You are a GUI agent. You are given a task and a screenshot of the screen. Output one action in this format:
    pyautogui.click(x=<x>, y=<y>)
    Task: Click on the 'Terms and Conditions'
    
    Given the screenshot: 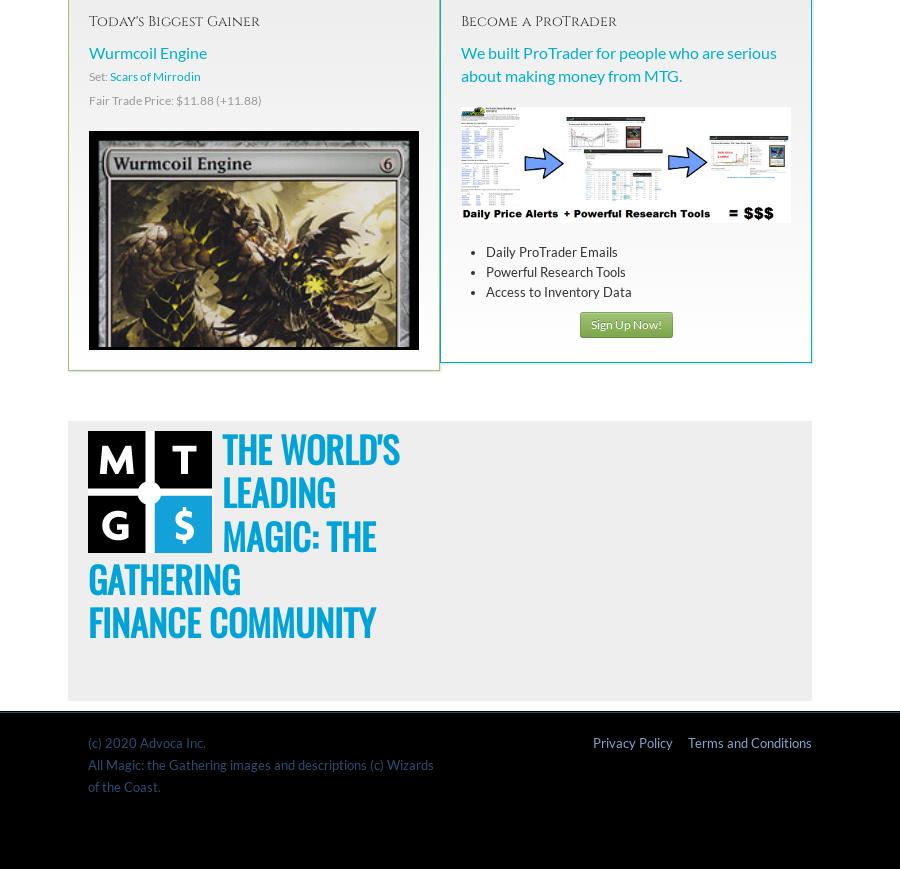 What is the action you would take?
    pyautogui.click(x=748, y=742)
    